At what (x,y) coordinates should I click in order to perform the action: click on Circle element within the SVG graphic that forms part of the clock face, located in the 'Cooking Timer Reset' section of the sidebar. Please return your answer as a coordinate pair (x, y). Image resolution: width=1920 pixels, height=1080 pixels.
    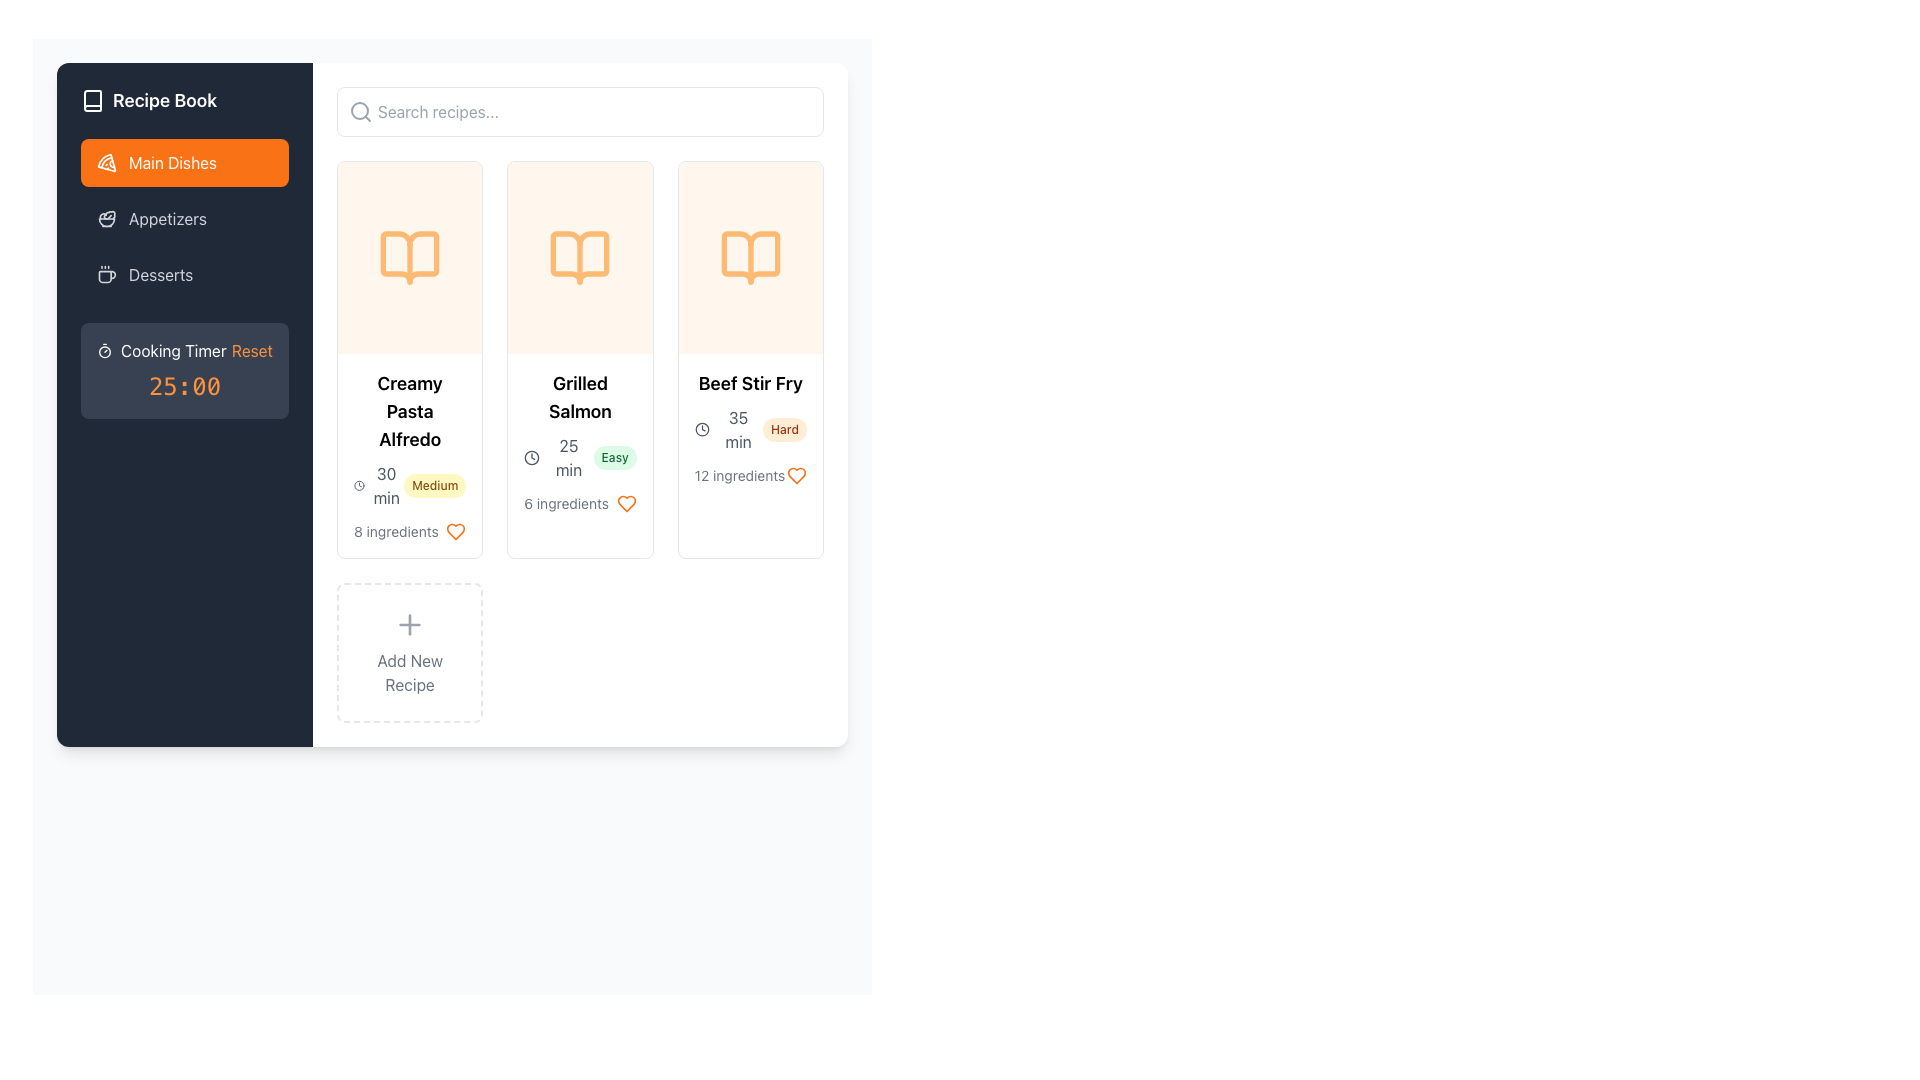
    Looking at the image, I should click on (702, 428).